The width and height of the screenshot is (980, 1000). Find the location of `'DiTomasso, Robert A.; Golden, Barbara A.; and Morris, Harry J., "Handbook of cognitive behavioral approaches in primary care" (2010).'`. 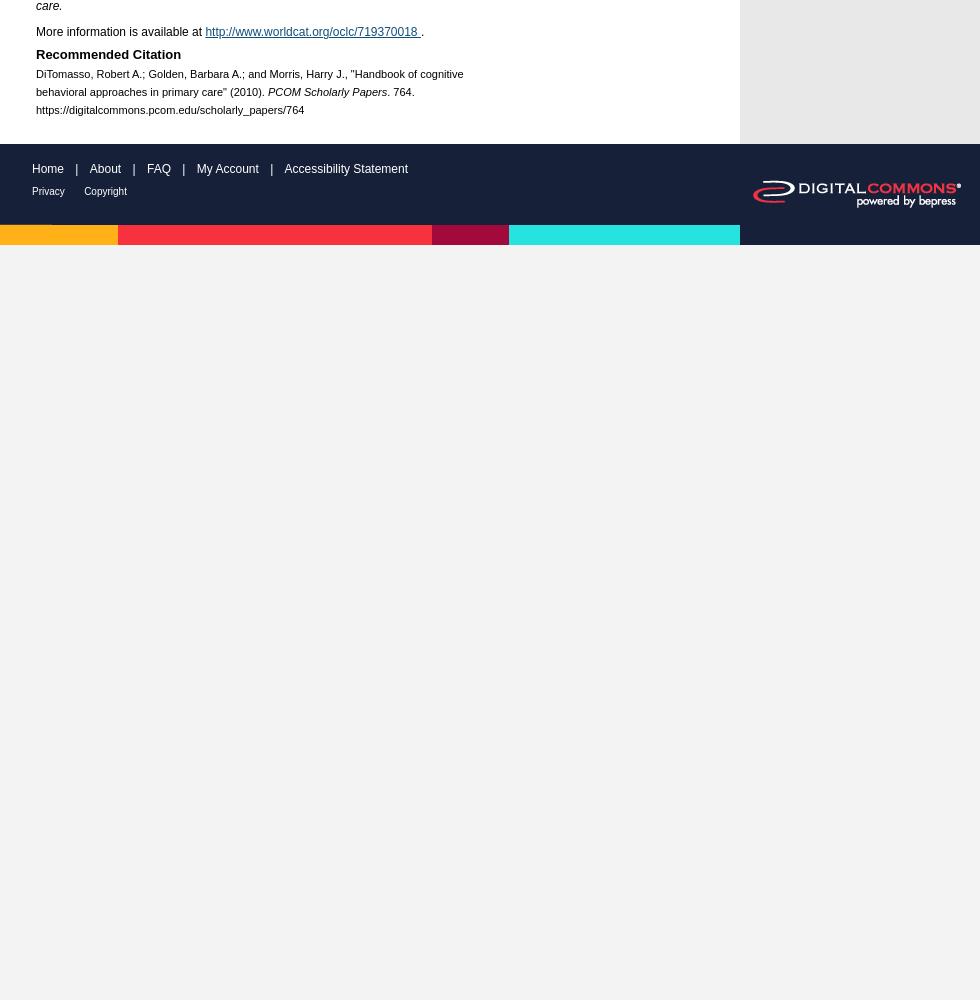

'DiTomasso, Robert A.; Golden, Barbara A.; and Morris, Harry J., "Handbook of cognitive behavioral approaches in primary care" (2010).' is located at coordinates (249, 81).